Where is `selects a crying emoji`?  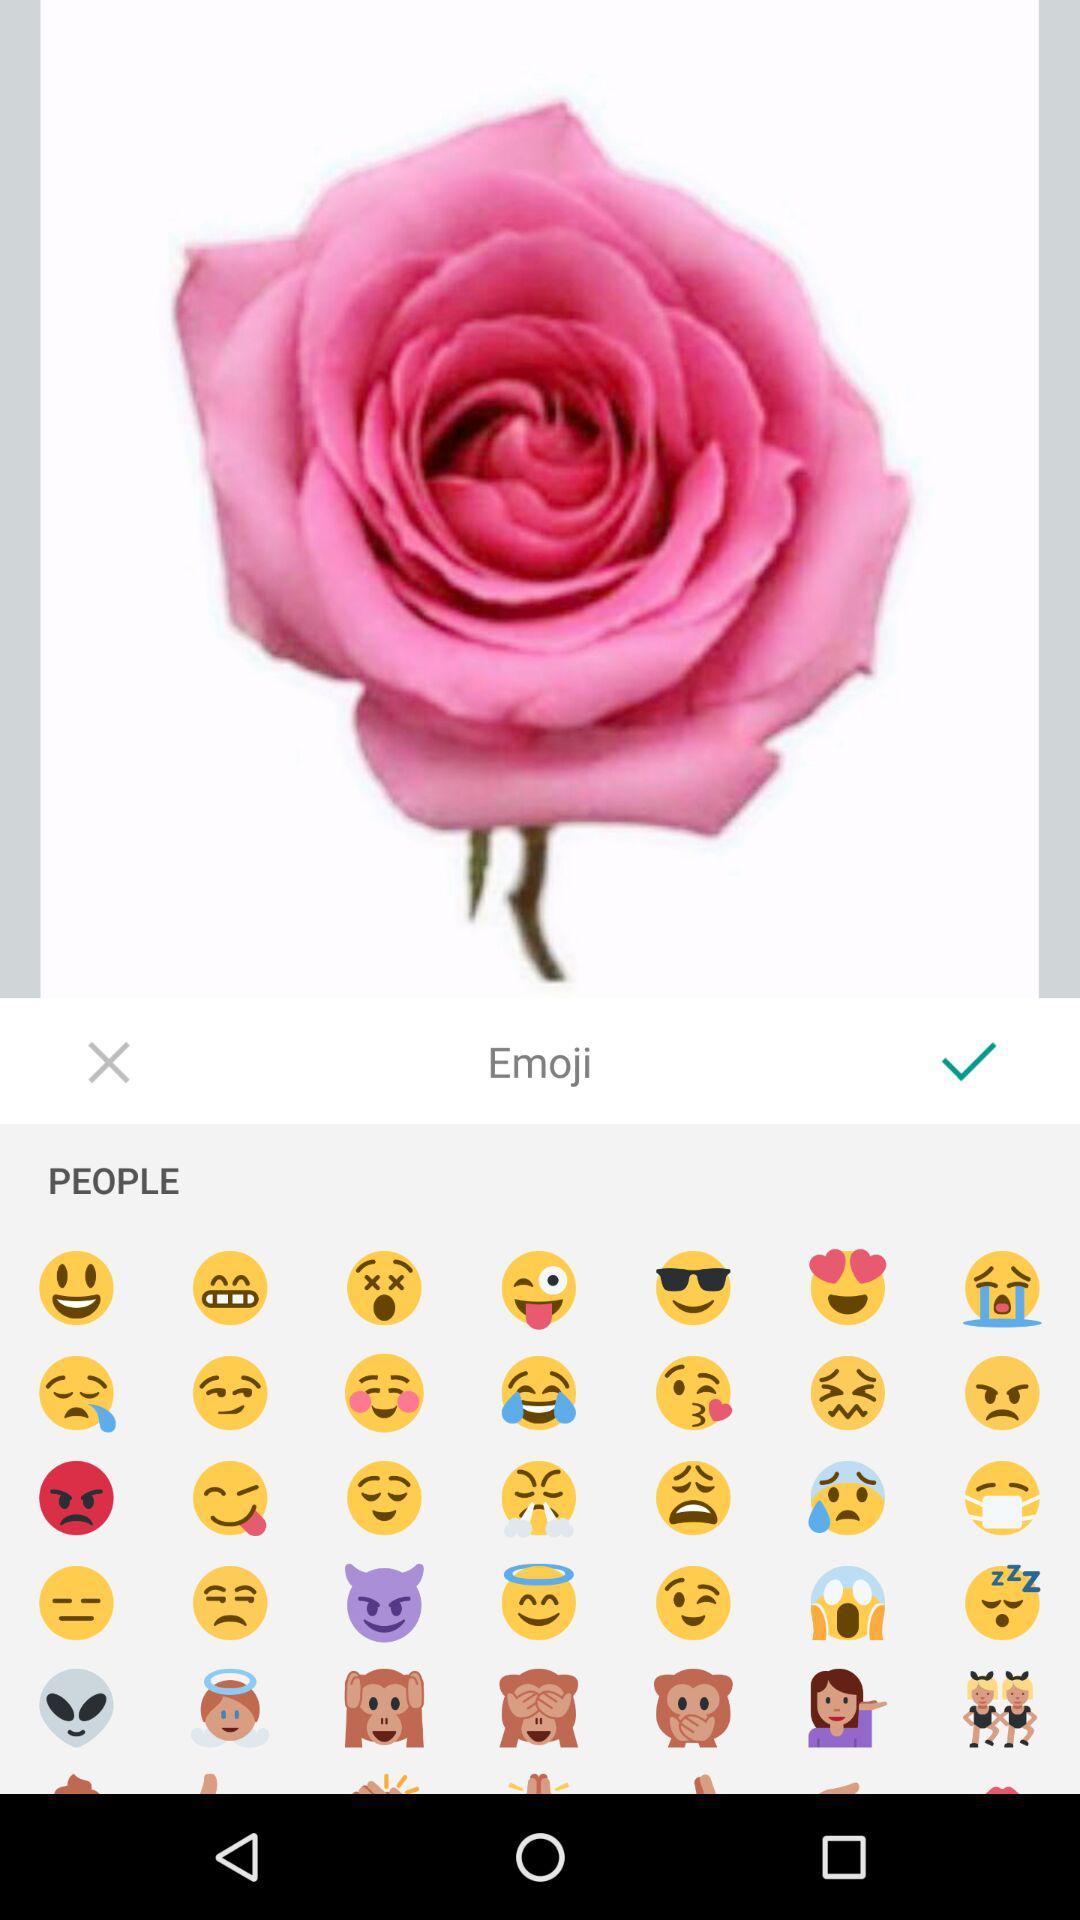
selects a crying emoji is located at coordinates (75, 1392).